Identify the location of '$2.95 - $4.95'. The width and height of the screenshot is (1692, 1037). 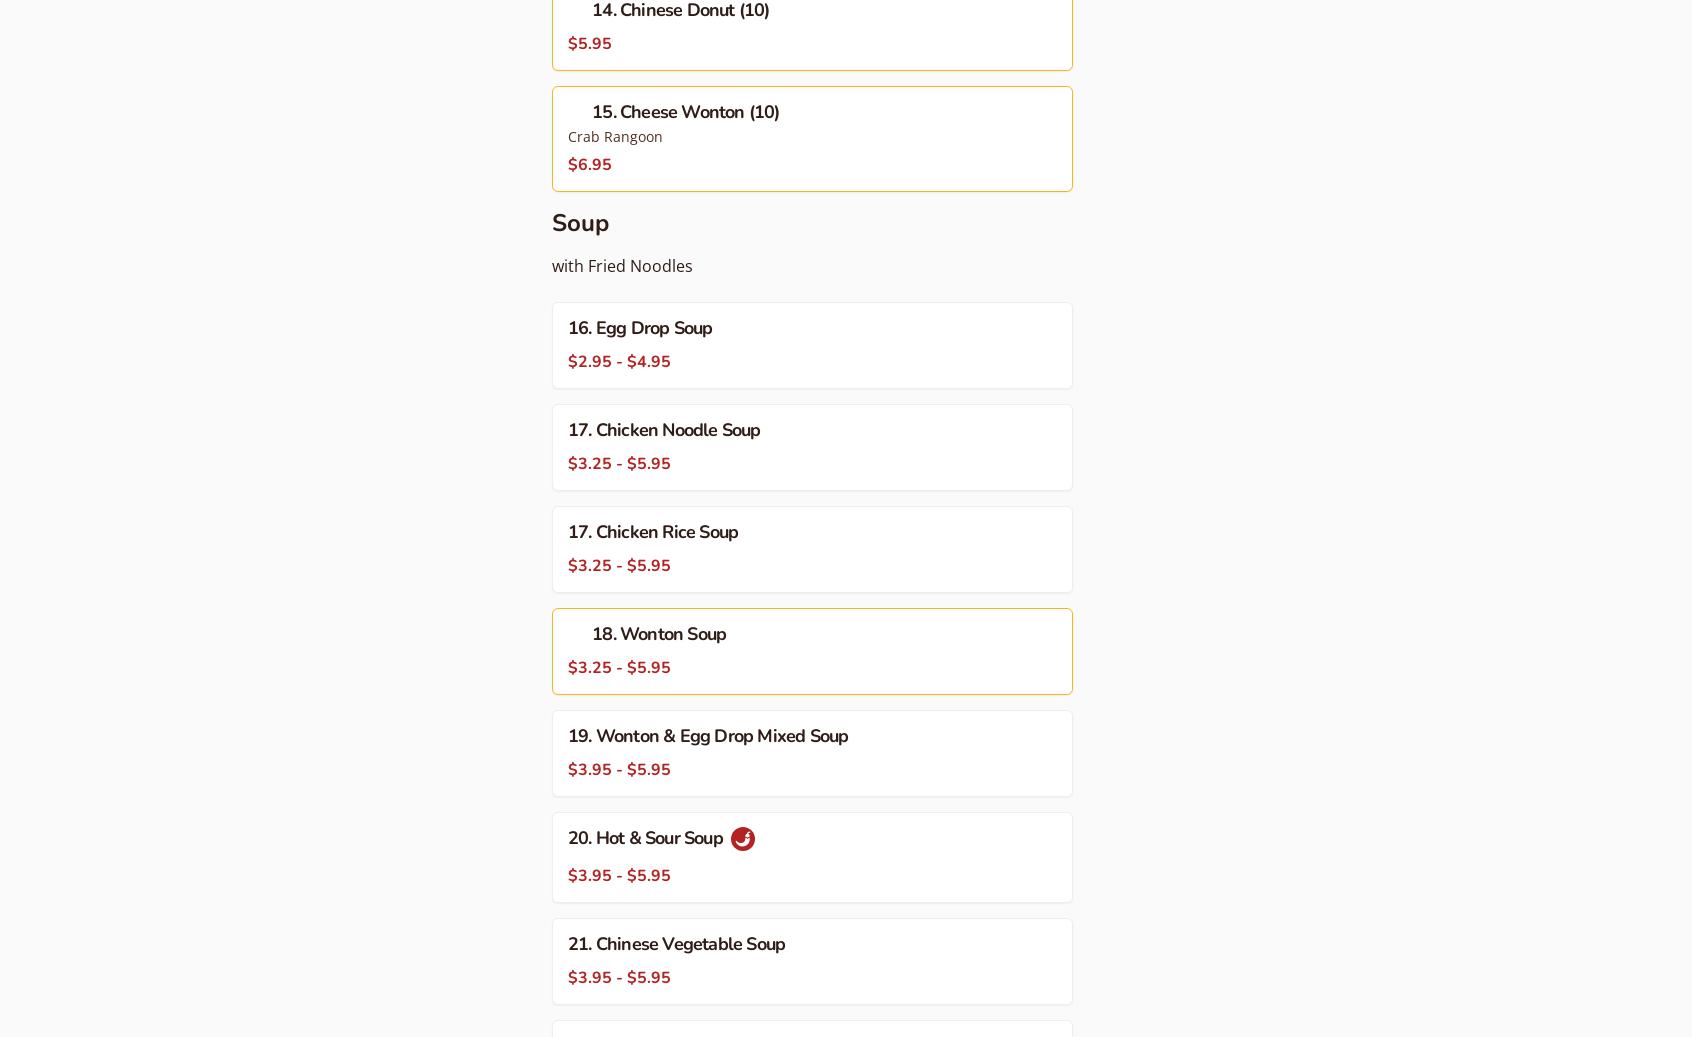
(618, 361).